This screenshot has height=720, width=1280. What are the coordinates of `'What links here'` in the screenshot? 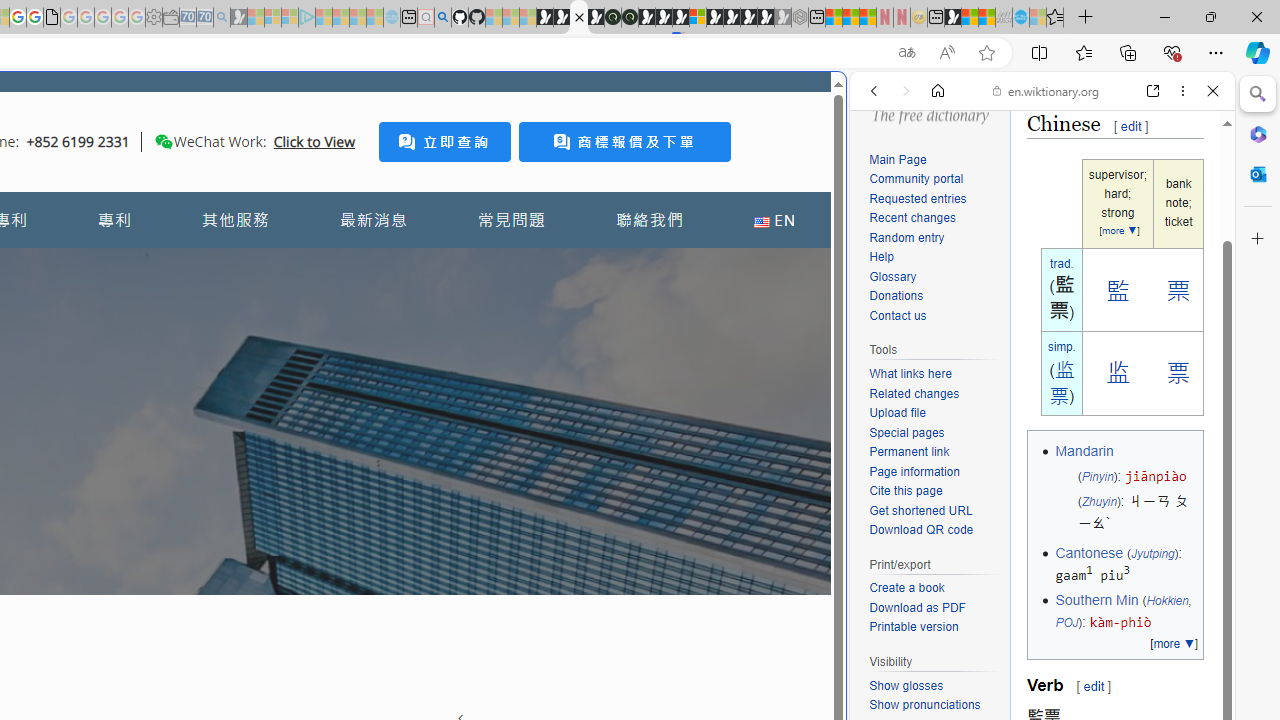 It's located at (909, 374).